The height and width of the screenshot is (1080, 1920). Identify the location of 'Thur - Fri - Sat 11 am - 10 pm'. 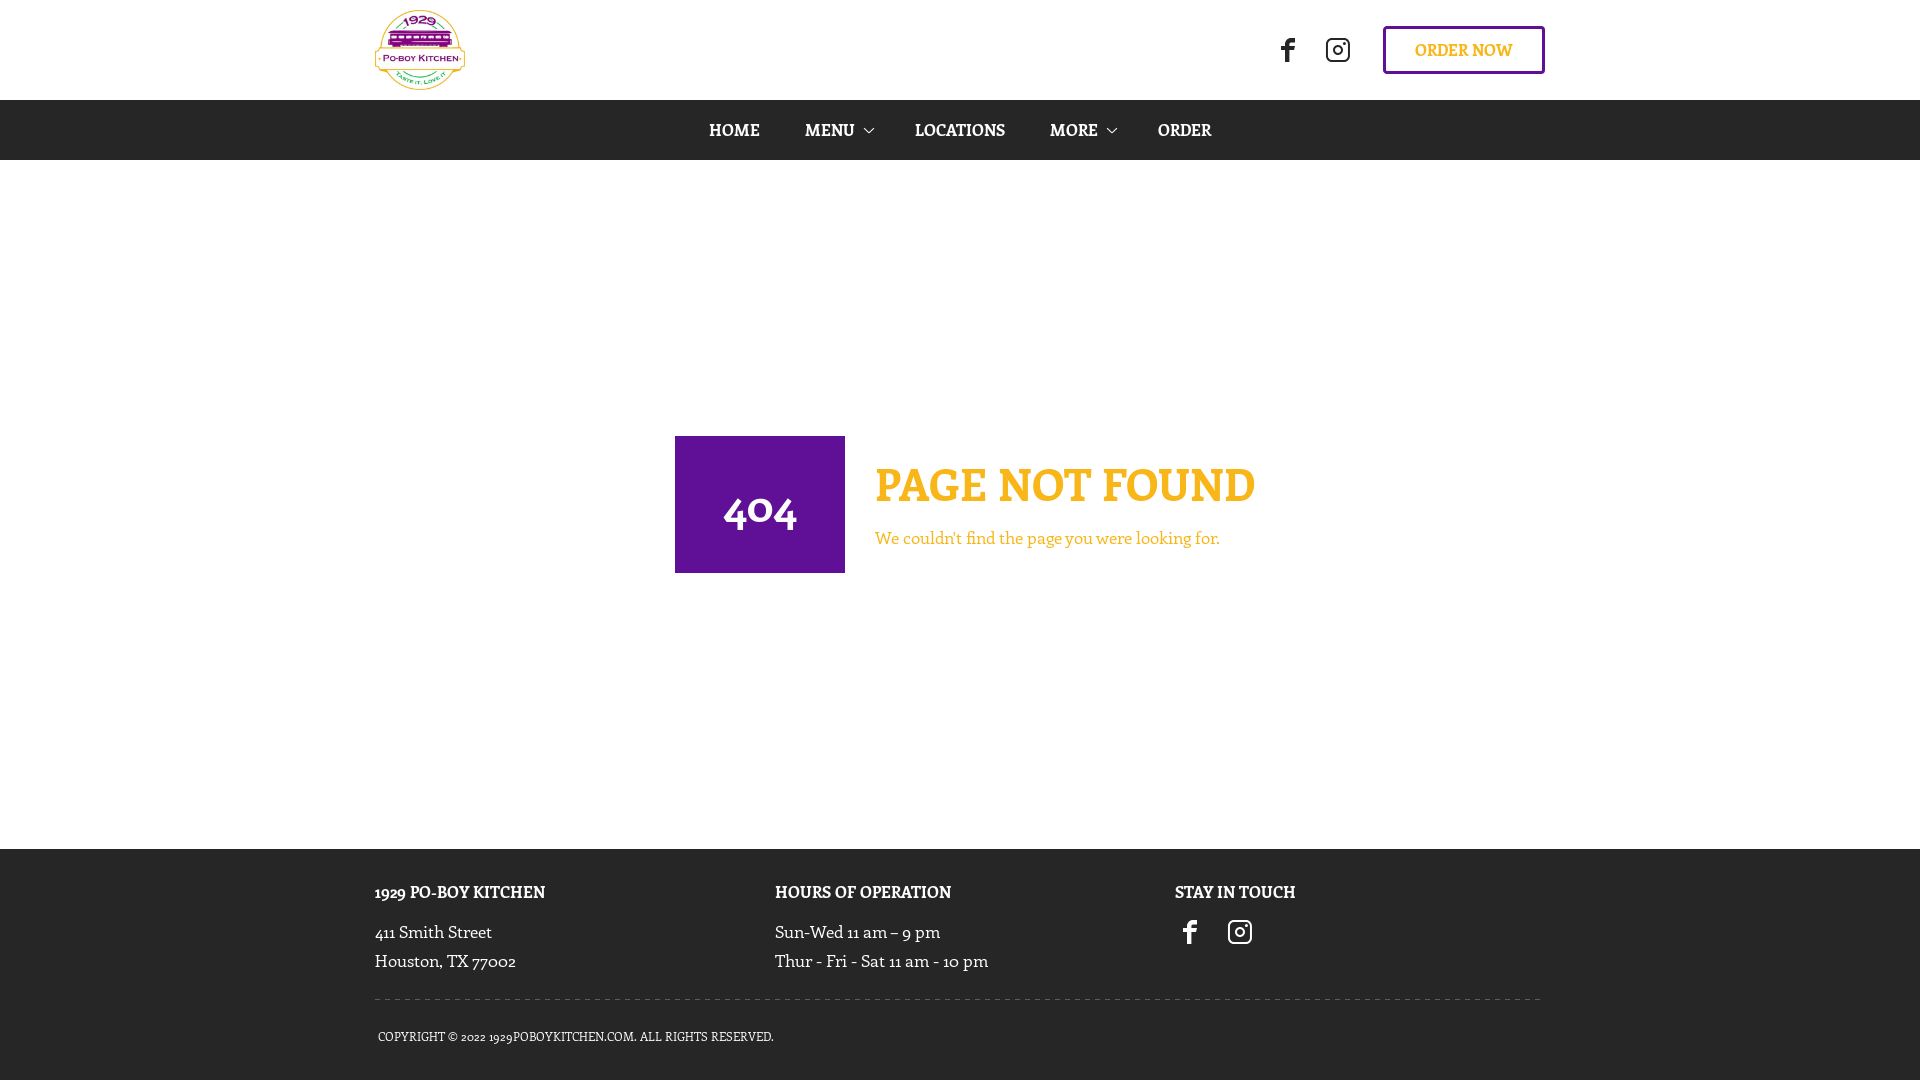
(880, 959).